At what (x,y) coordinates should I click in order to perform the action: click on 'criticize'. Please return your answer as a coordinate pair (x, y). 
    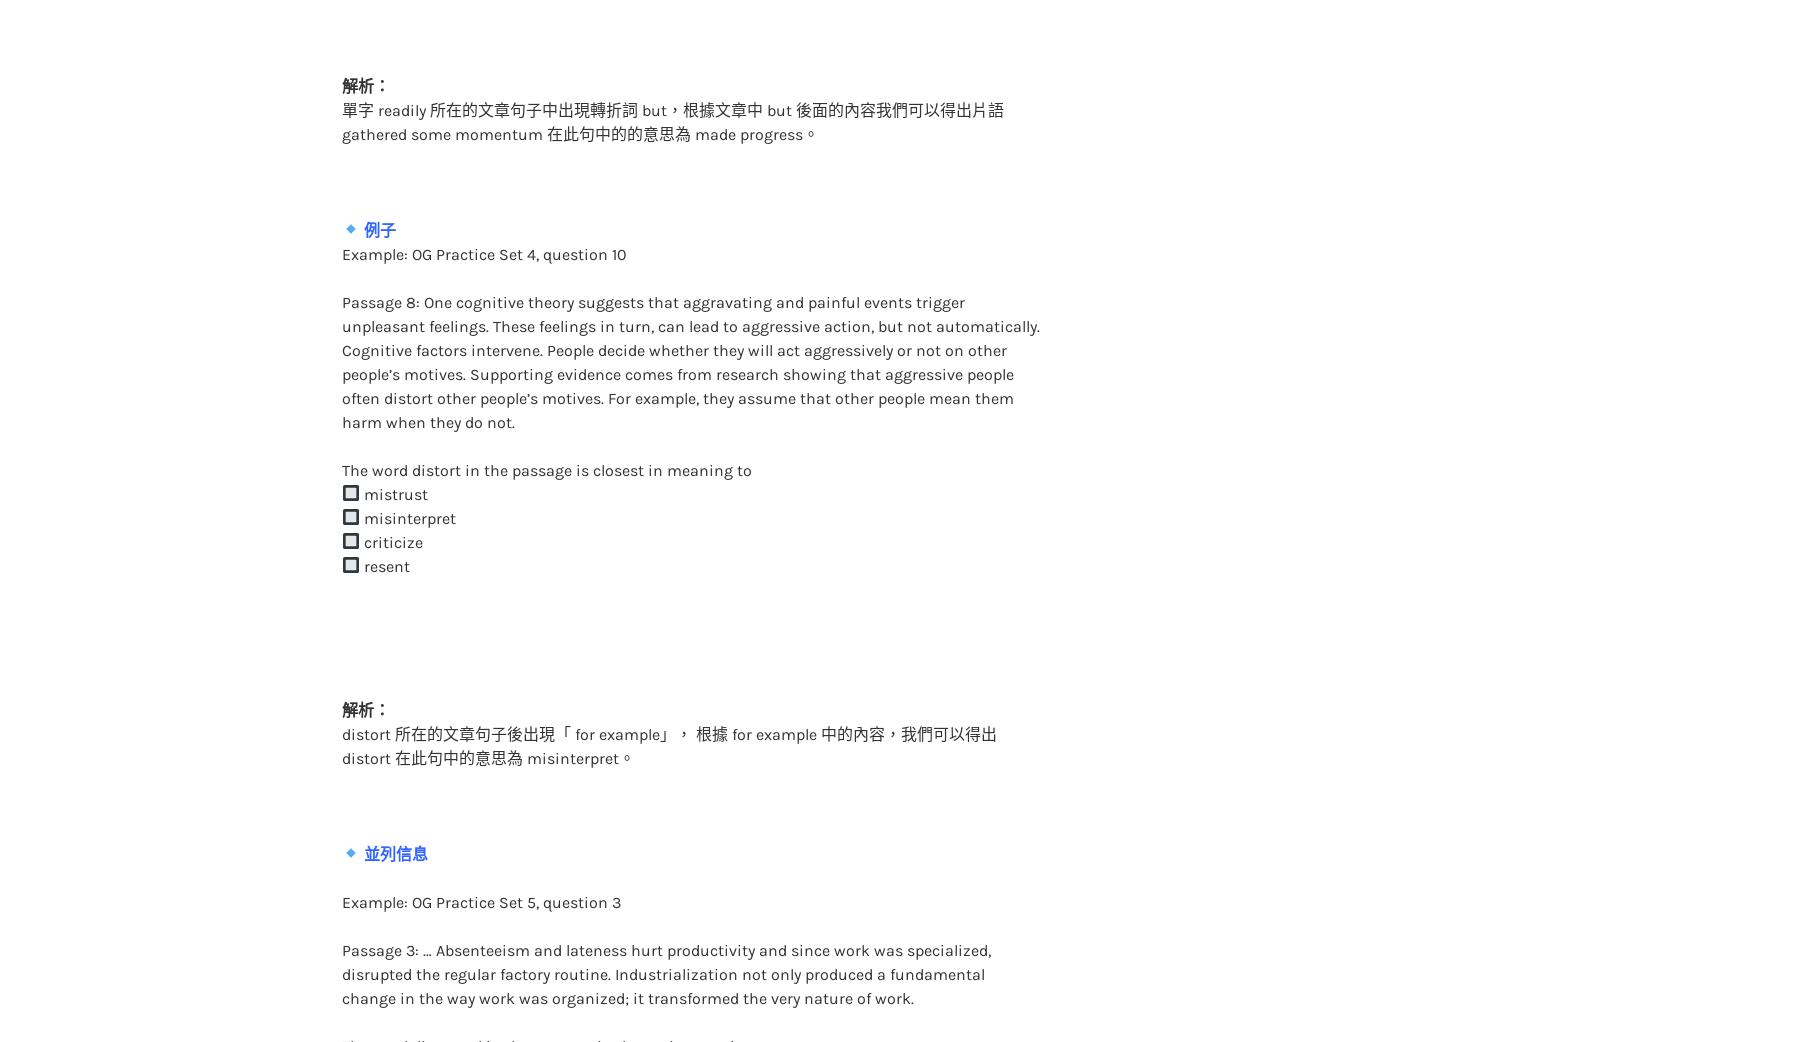
    Looking at the image, I should click on (389, 501).